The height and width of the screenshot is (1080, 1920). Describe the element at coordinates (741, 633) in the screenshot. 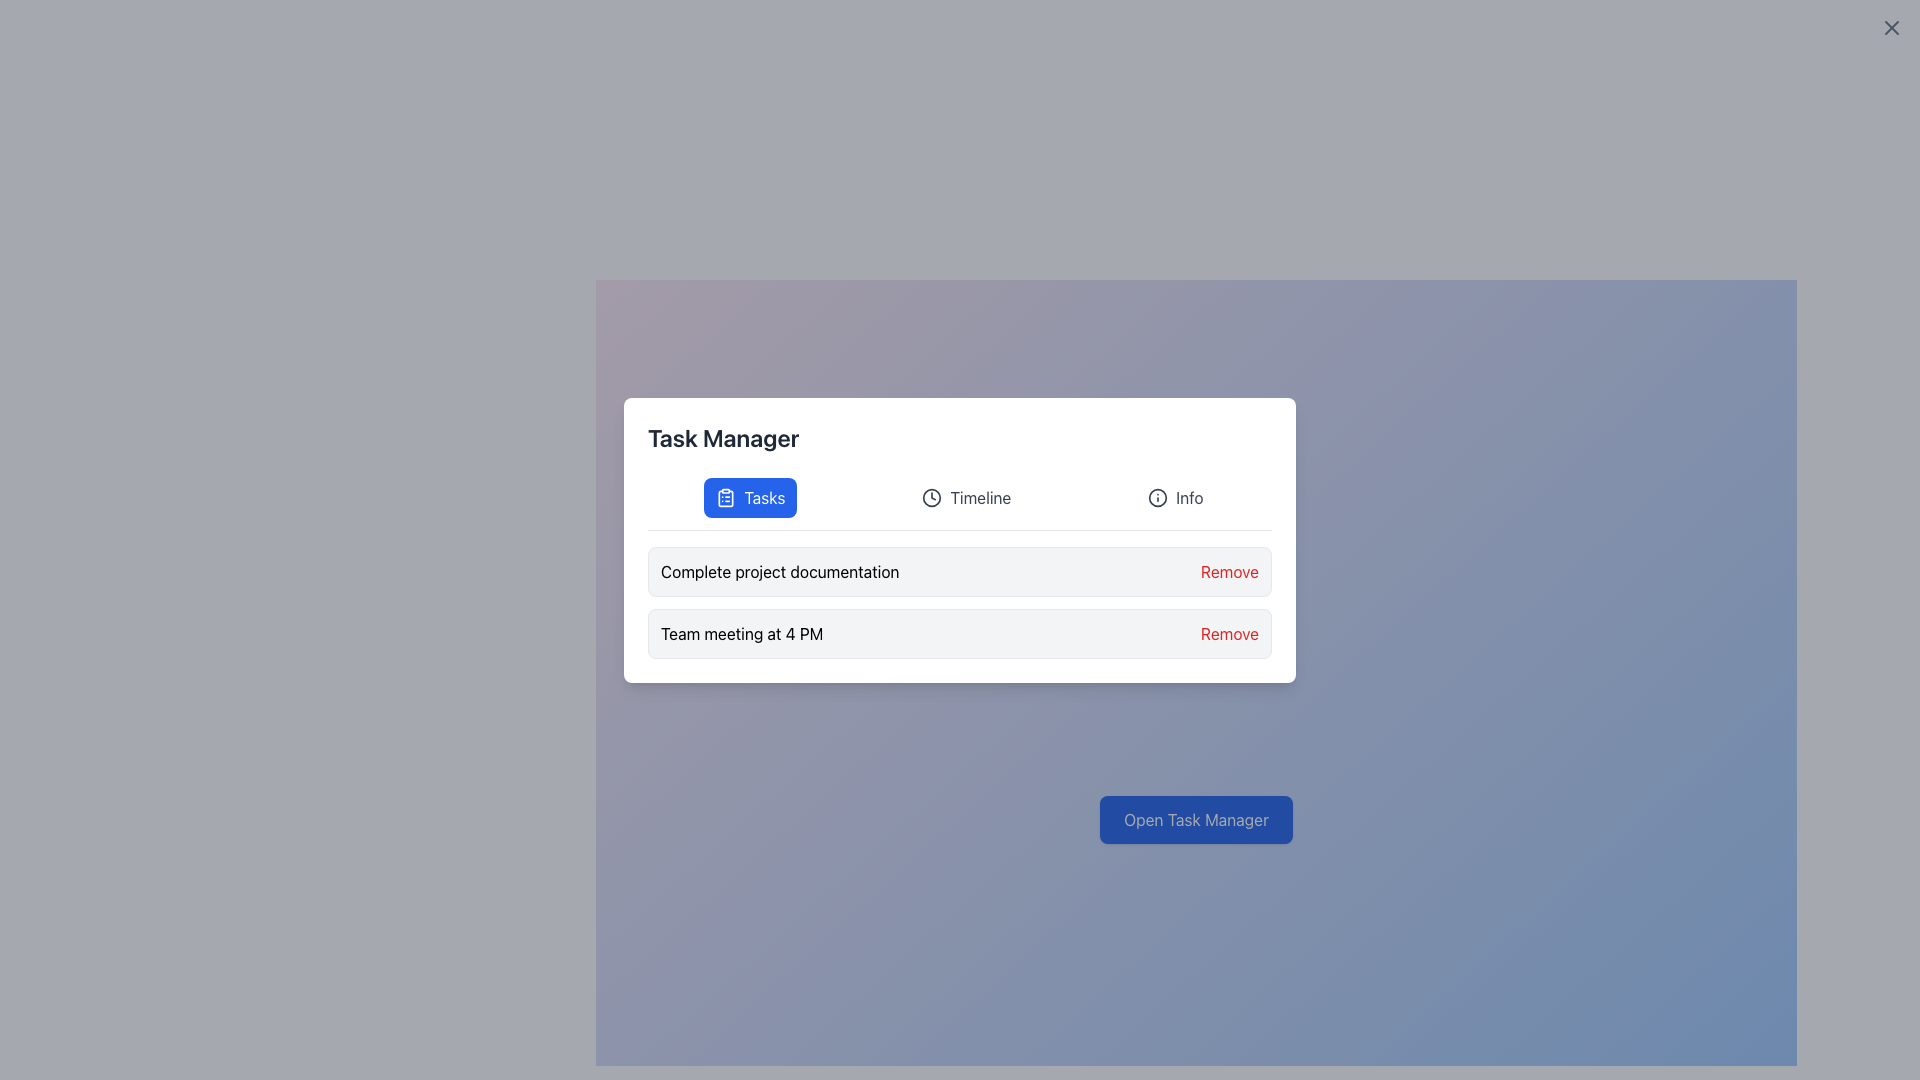

I see `text label that displays 'Team meeting at 4 PM', which is located in the second row of the task list under the 'Task Manager' section` at that location.